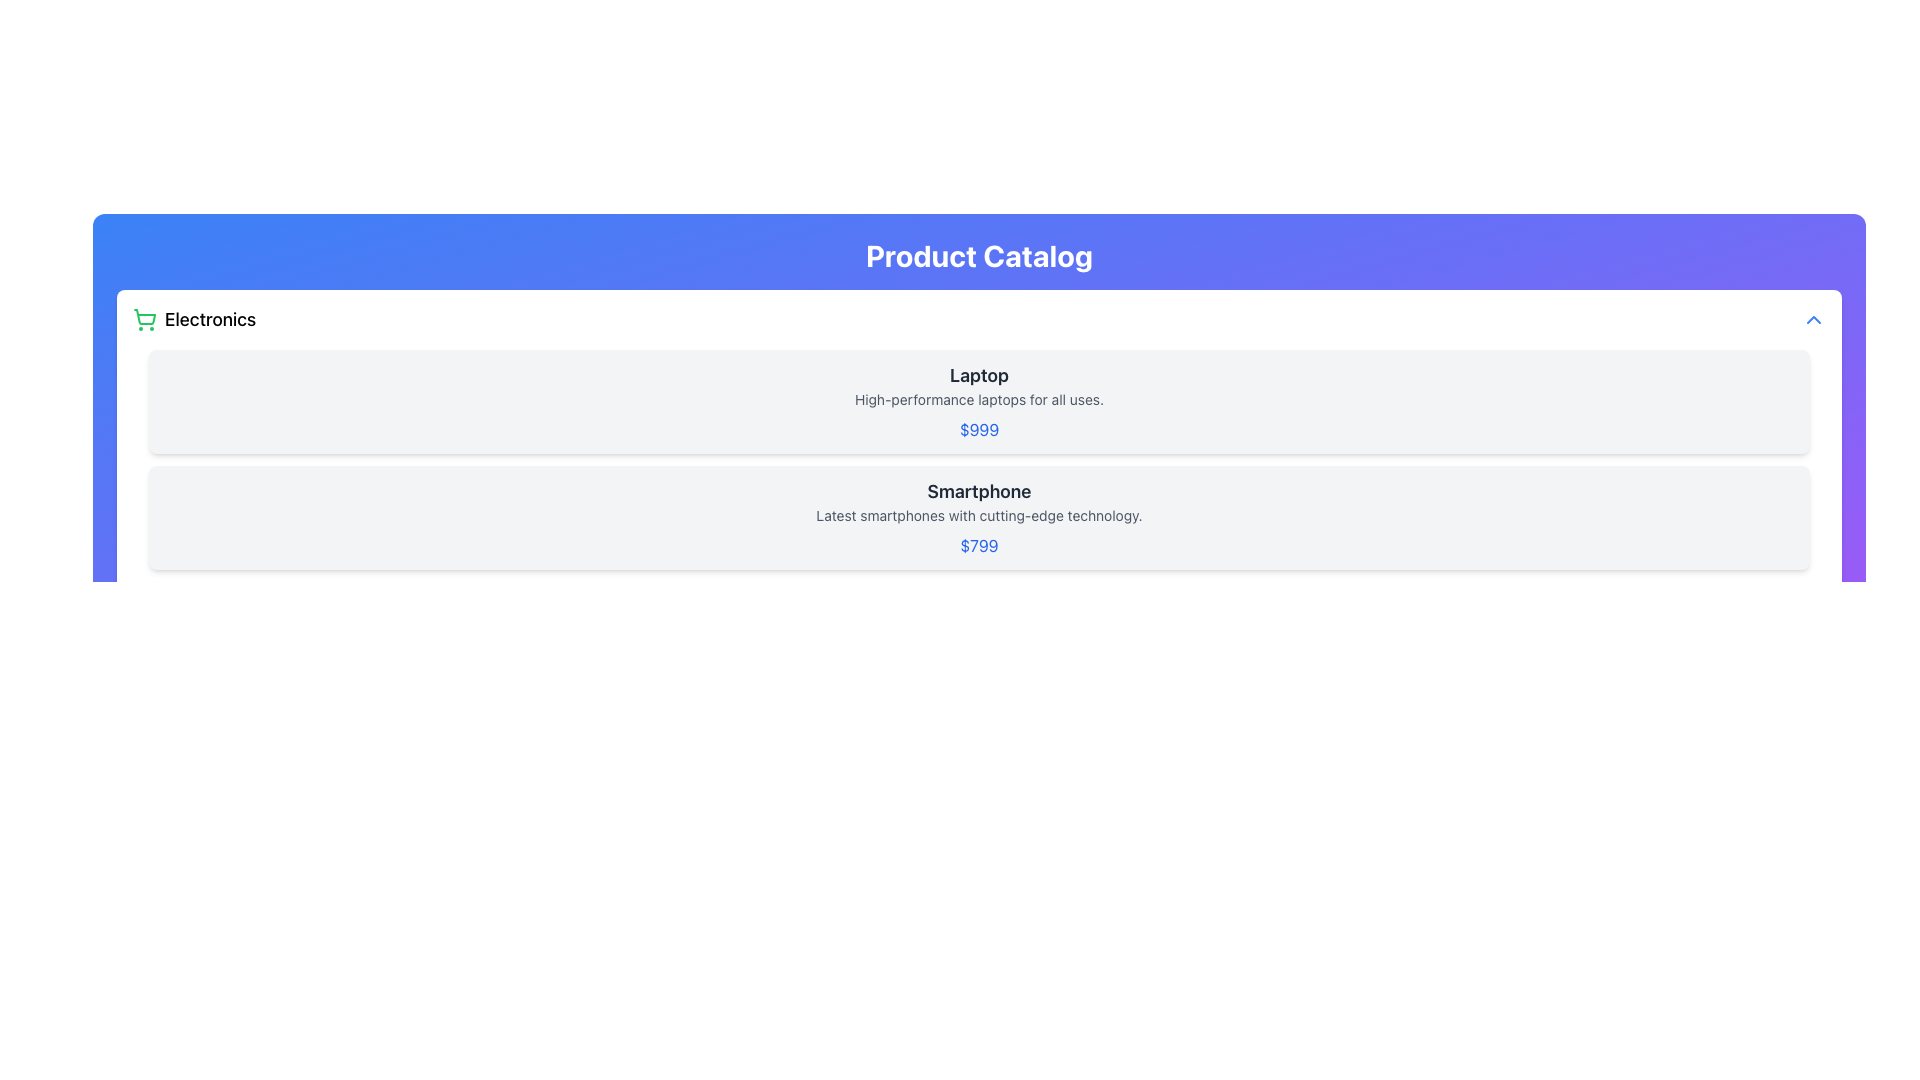  Describe the element at coordinates (979, 428) in the screenshot. I see `price displayed in the Text Label showing '$999' in blue font, positioned below the product description of 'Laptop'` at that location.